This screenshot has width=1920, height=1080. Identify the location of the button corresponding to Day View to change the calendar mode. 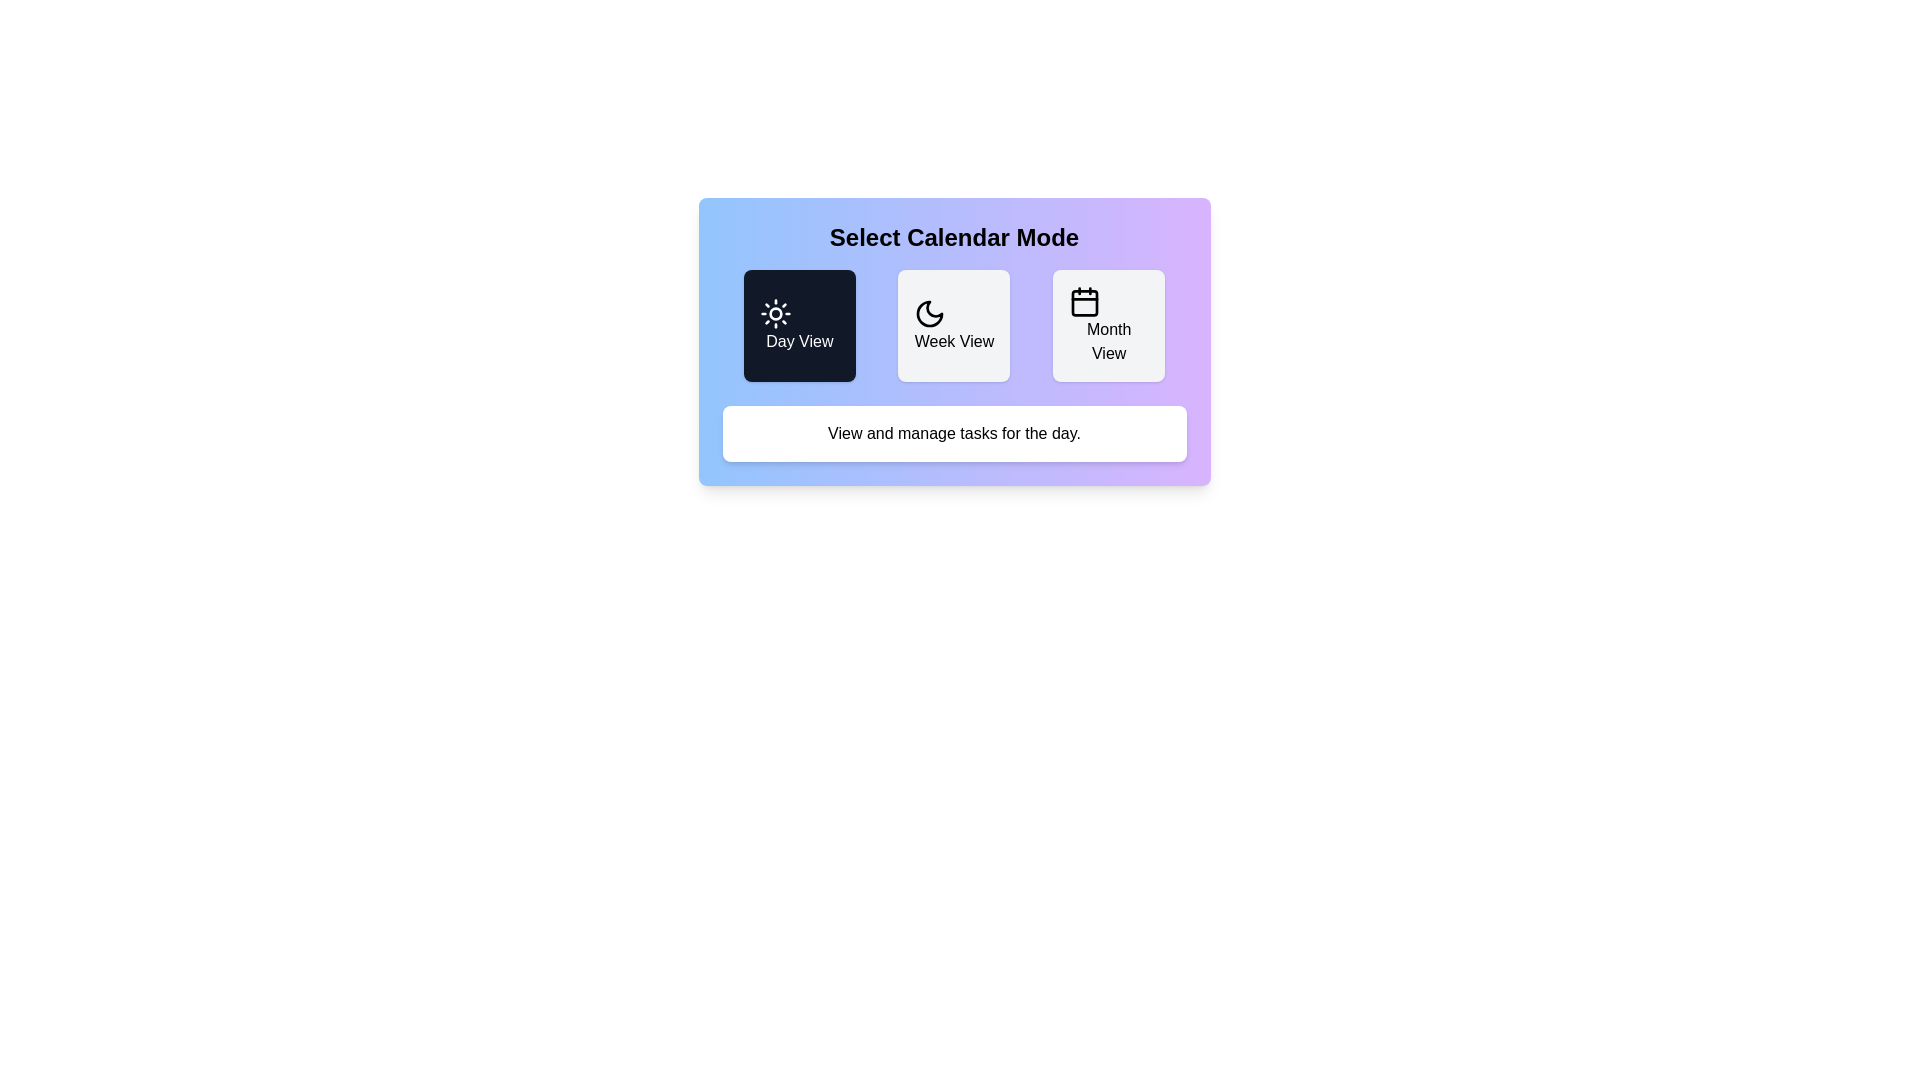
(798, 325).